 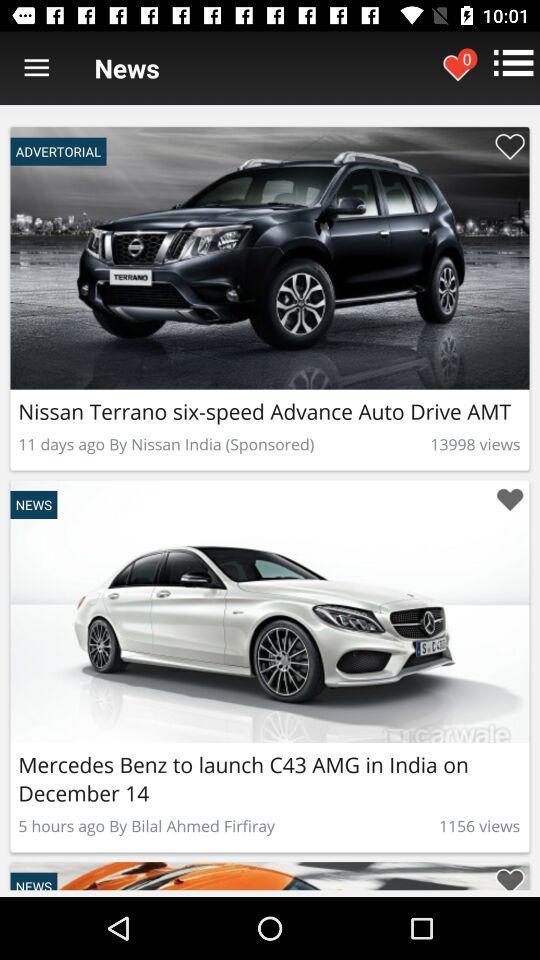 I want to click on mercedes benz to launch c43 amg in india on december 14, so click(x=509, y=499).